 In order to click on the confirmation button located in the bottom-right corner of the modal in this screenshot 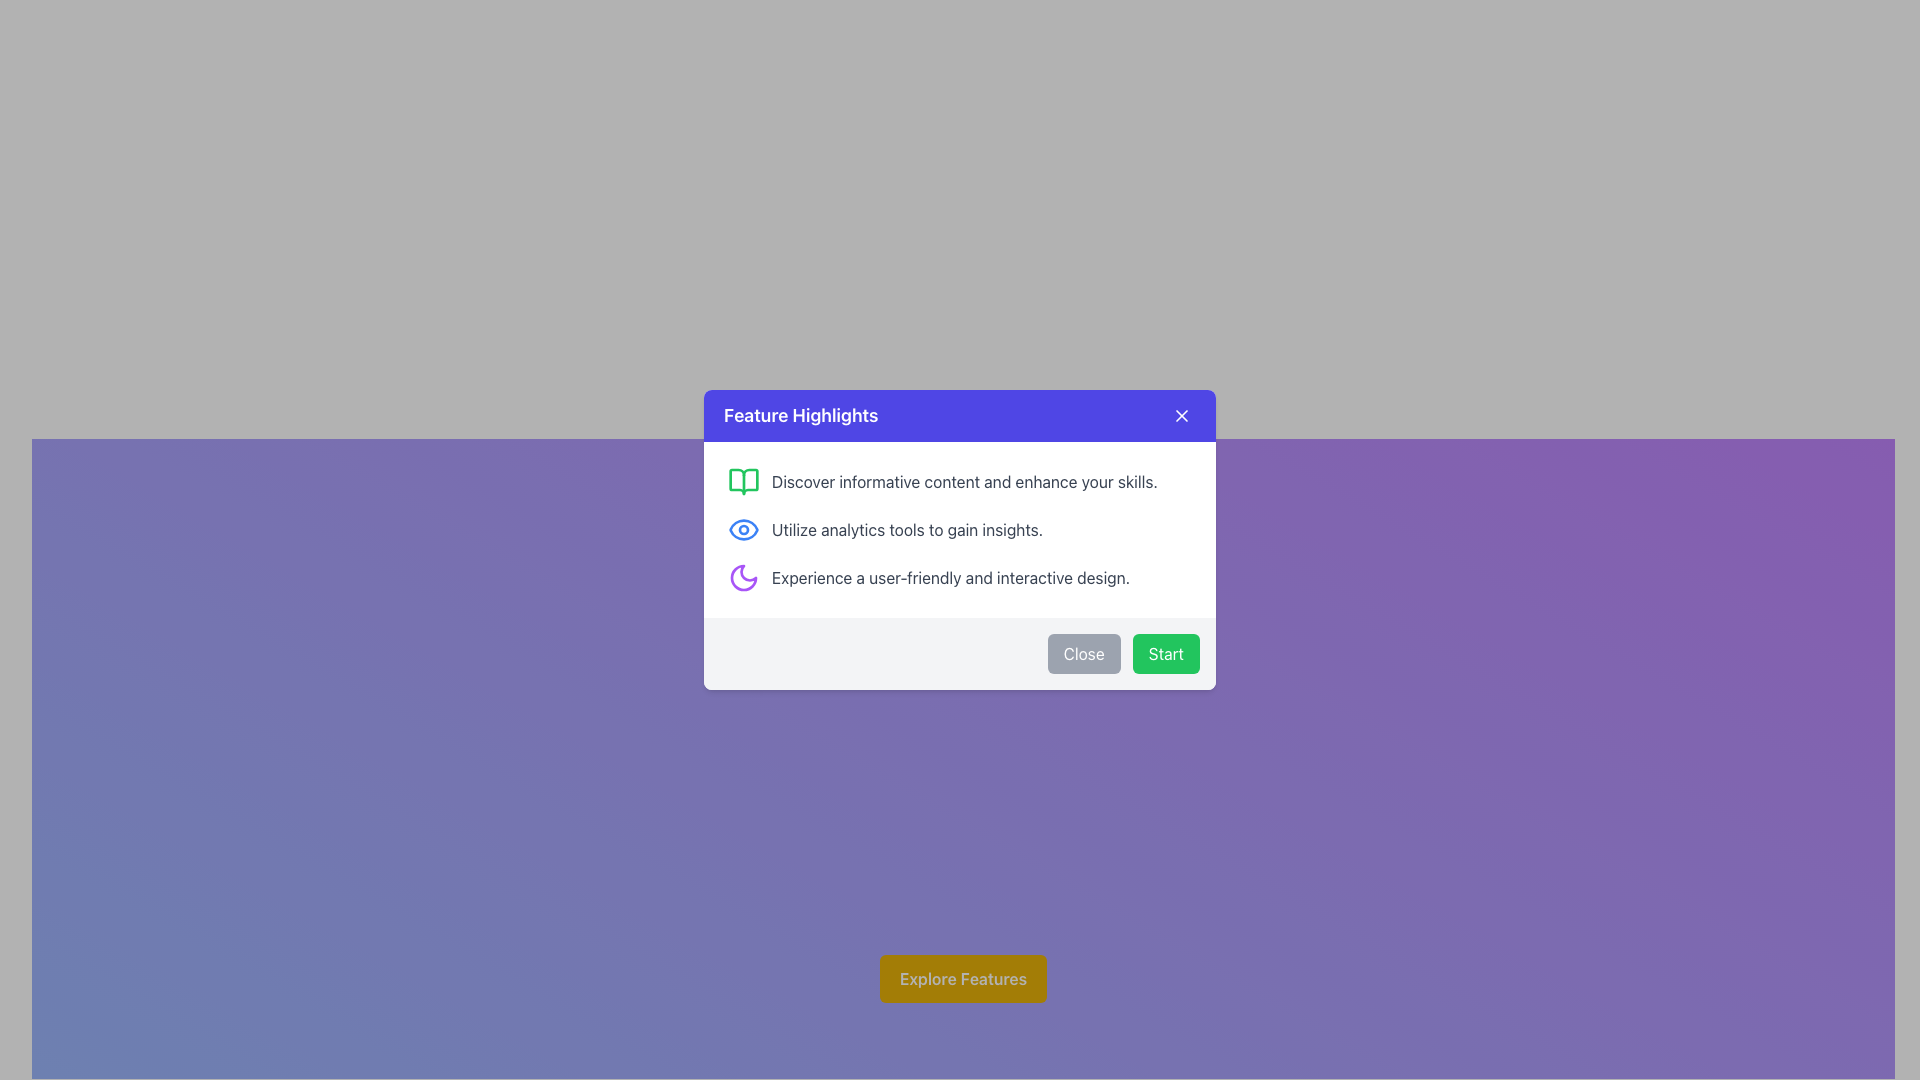, I will do `click(1166, 654)`.